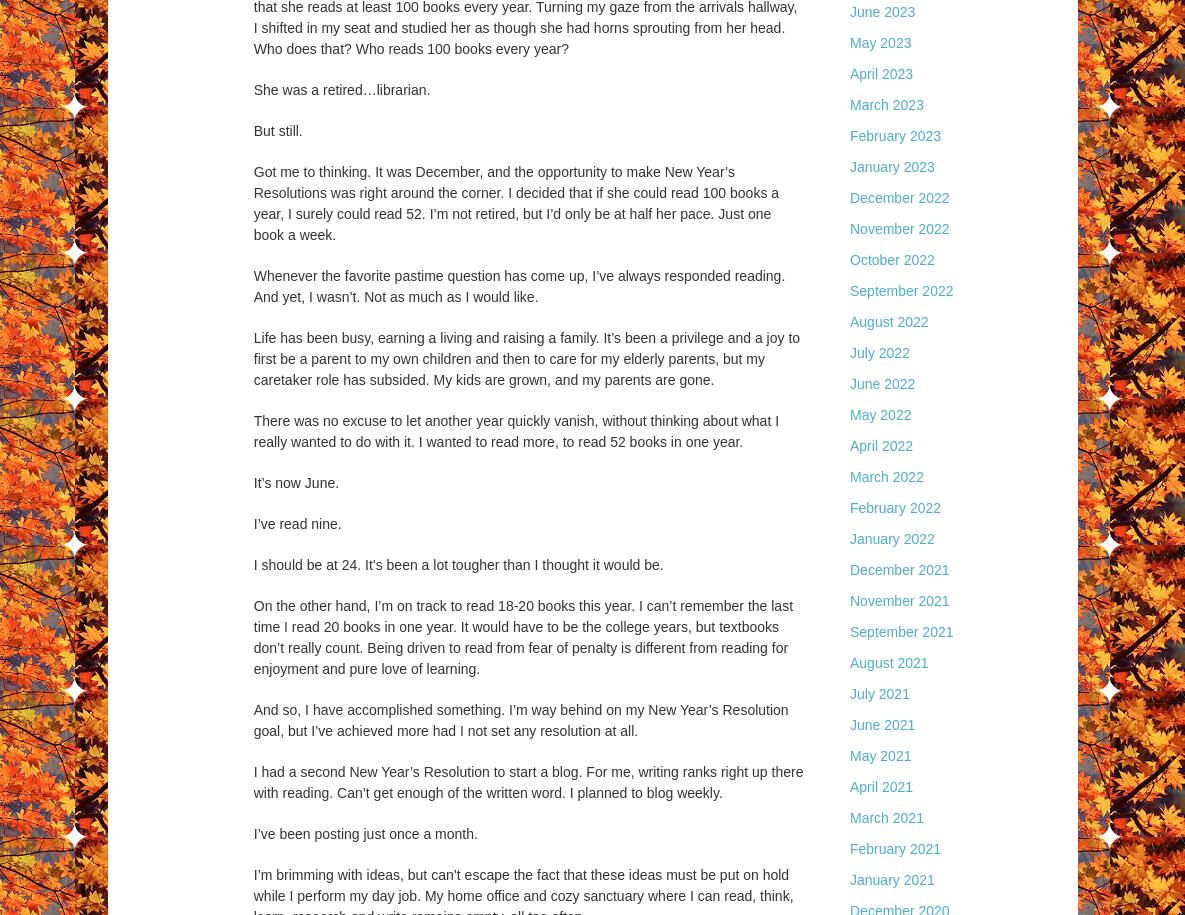  I want to click on 'Life has been busy, earning a living and raising a family. It’s been a privilege and a joy to first be a parent to my own children and then to care for my elderly parents, but my caretaker role has subsided. My kids are grown, and my parents are gone.', so click(526, 357).